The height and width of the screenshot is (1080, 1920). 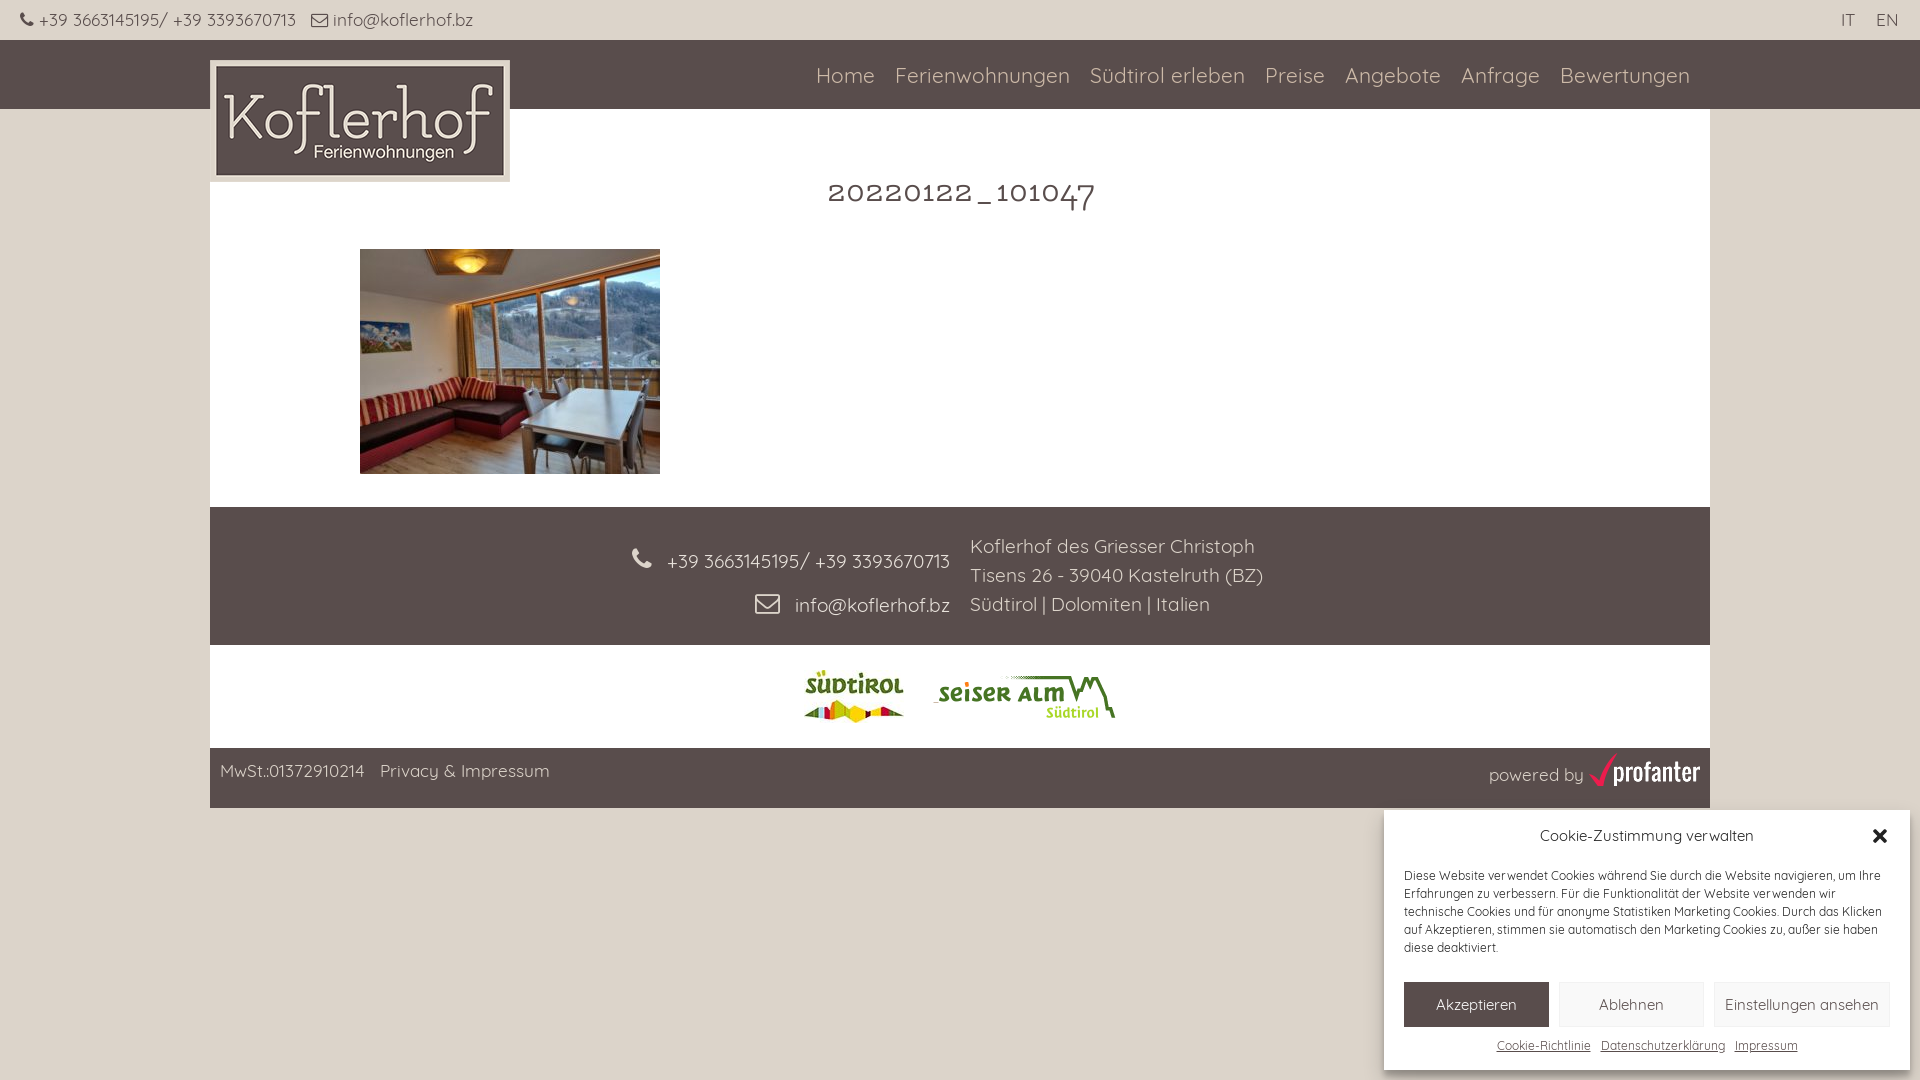 What do you see at coordinates (1886, 19) in the screenshot?
I see `'EN'` at bounding box center [1886, 19].